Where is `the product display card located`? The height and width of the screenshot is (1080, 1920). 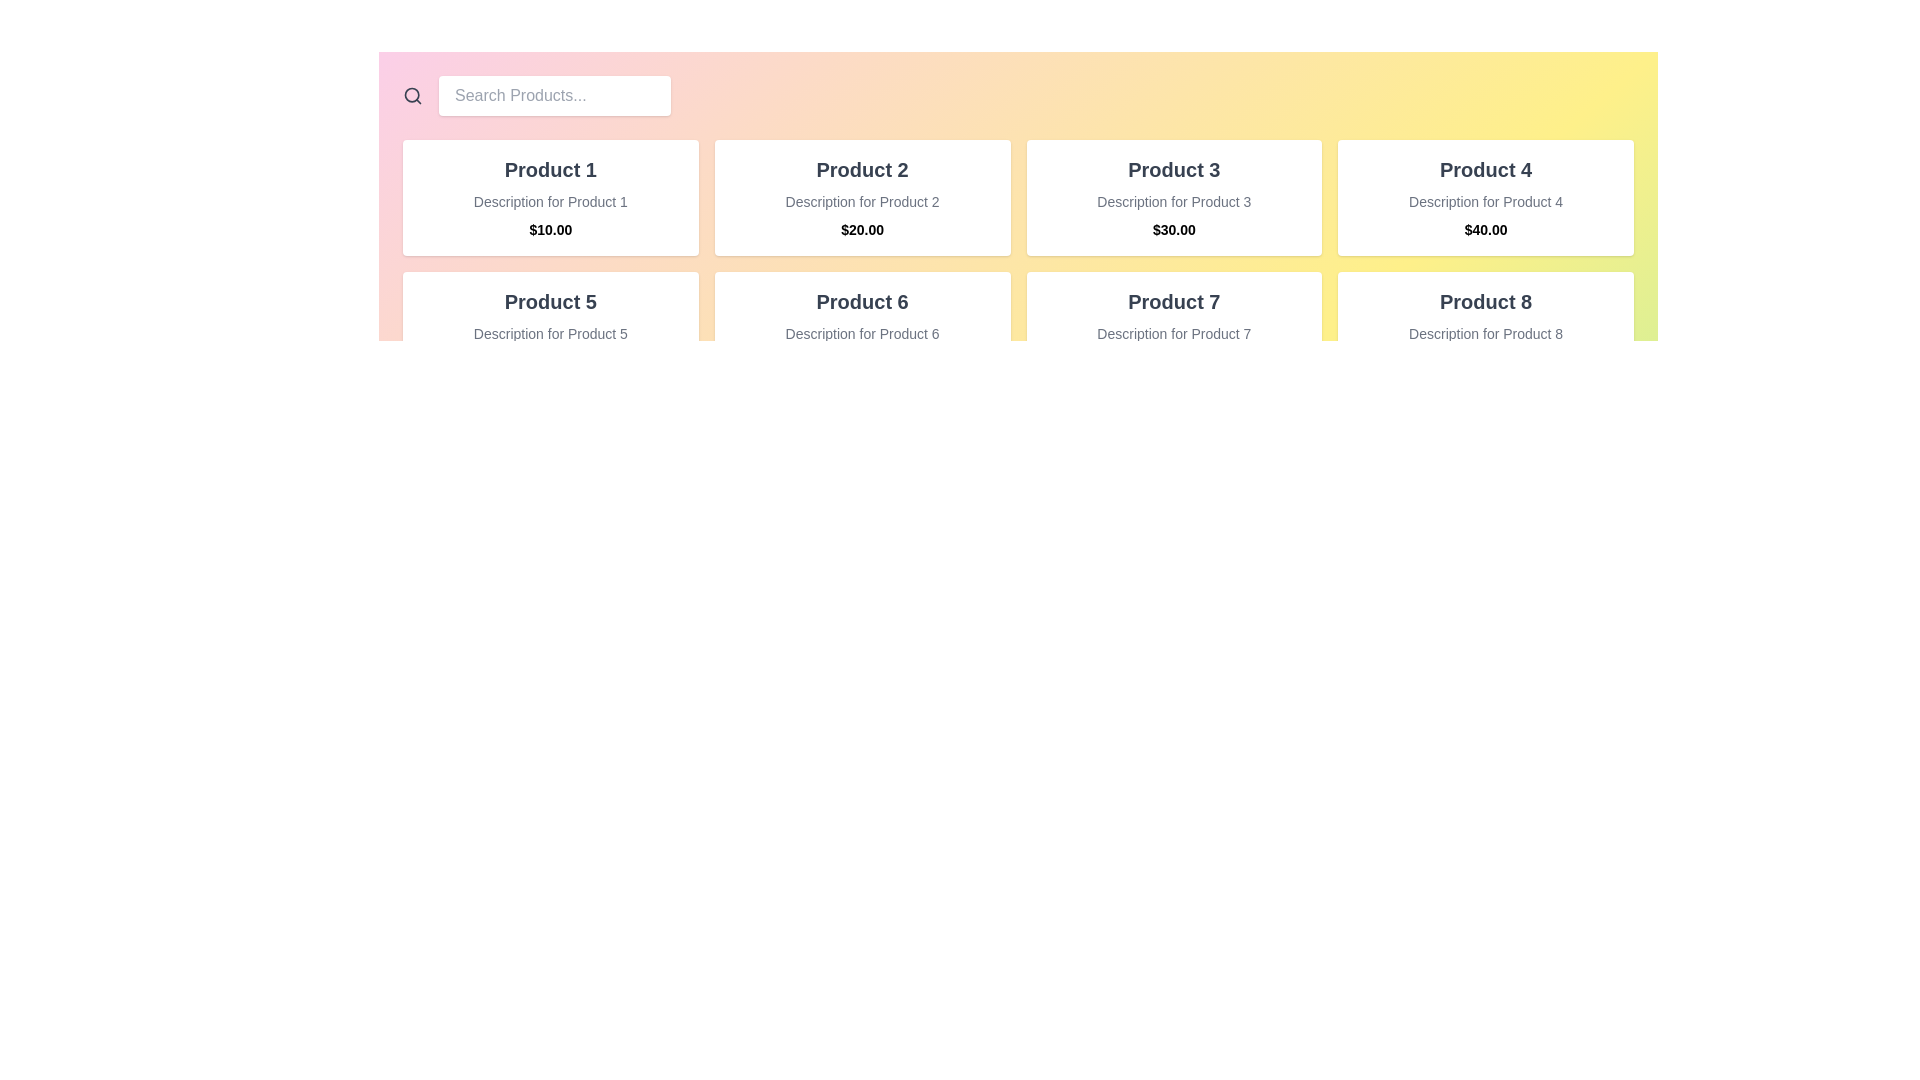
the product display card located is located at coordinates (1486, 197).